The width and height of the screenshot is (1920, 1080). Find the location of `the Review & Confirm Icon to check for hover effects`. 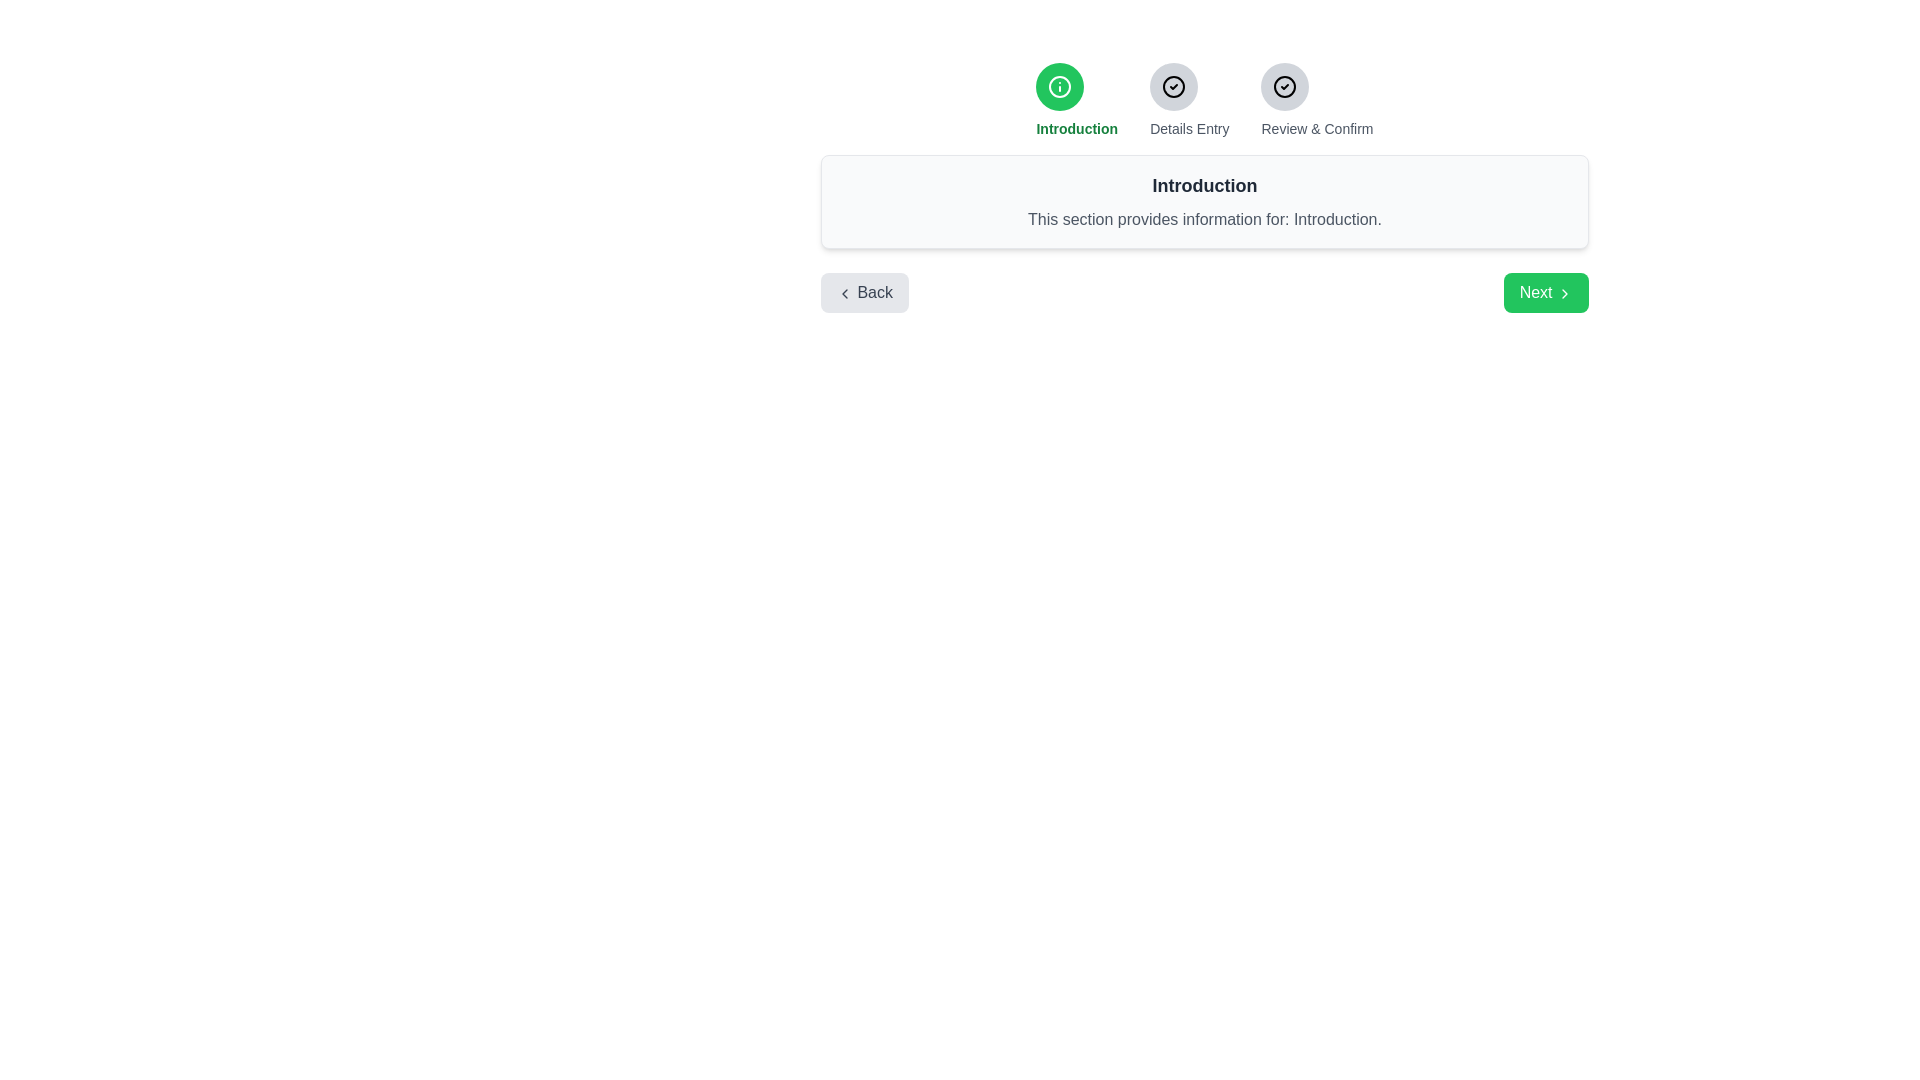

the Review & Confirm Icon to check for hover effects is located at coordinates (1285, 86).